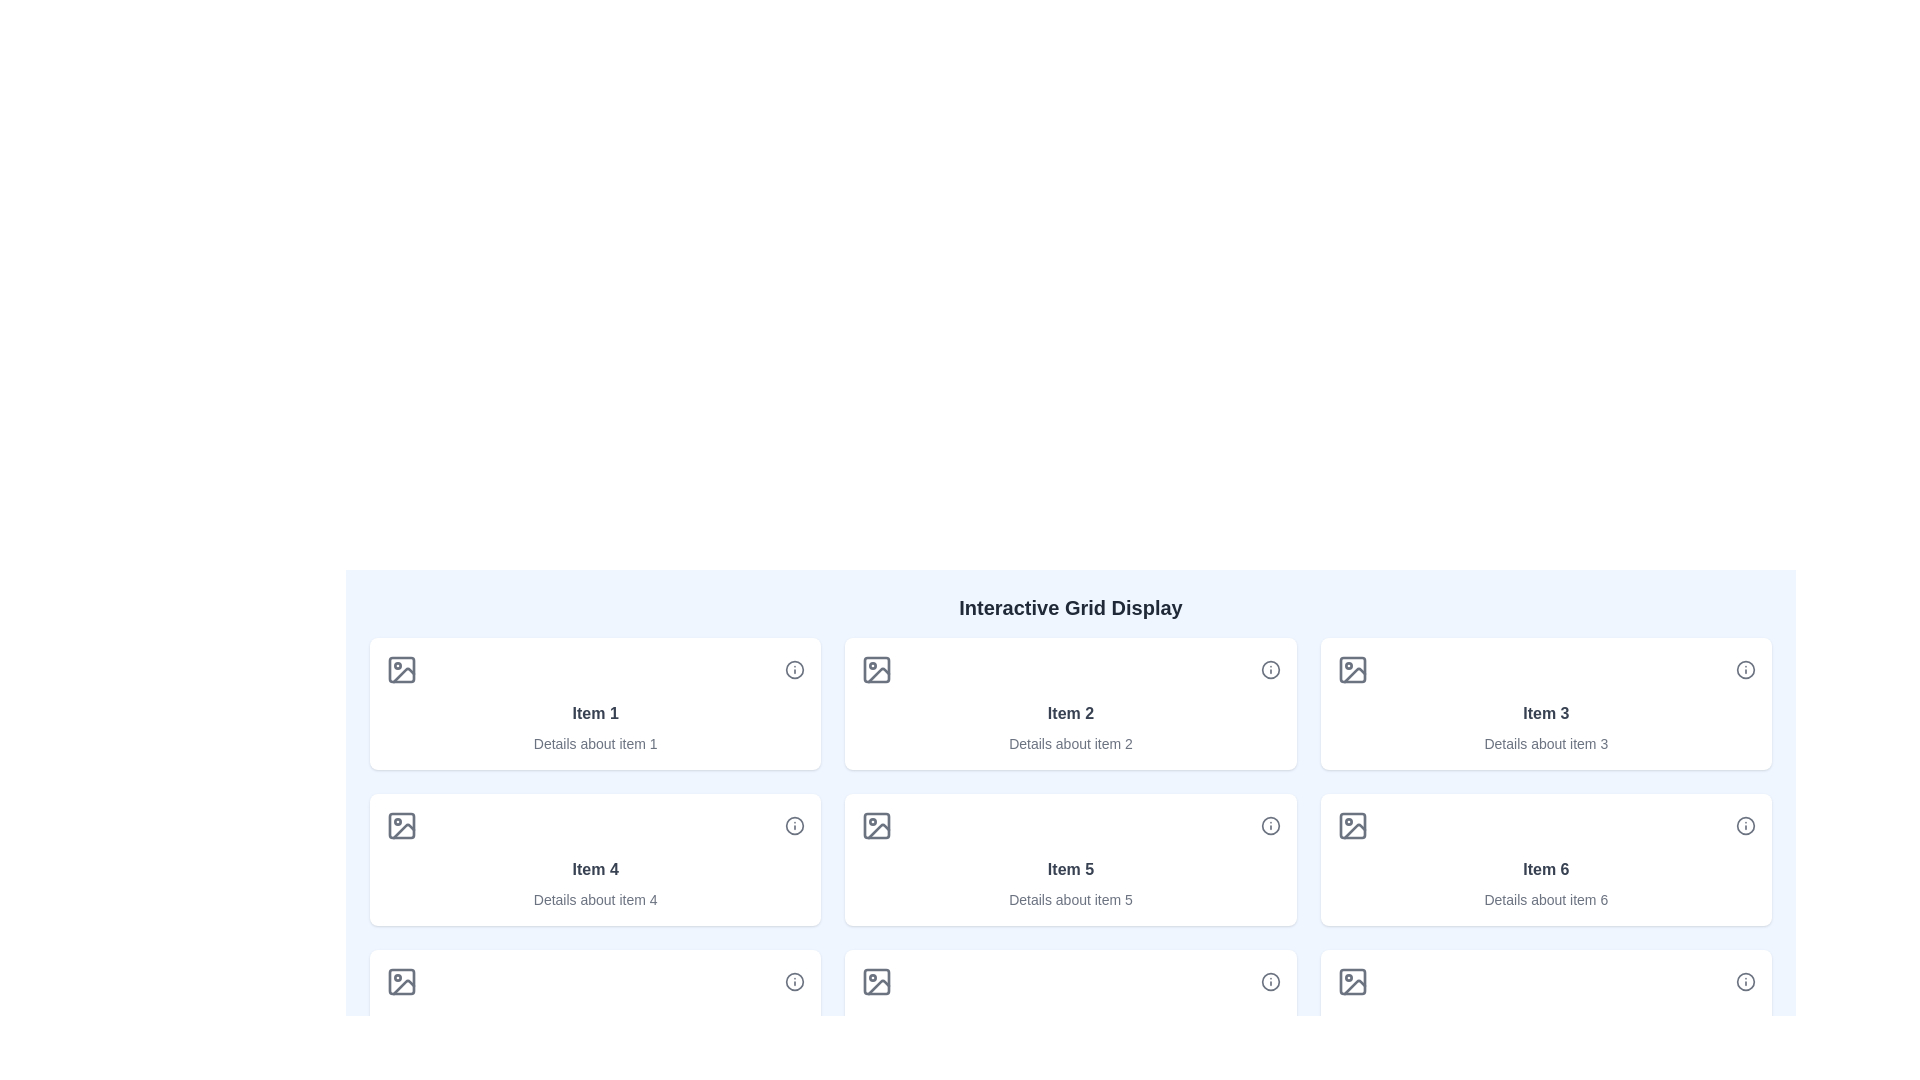  What do you see at coordinates (879, 986) in the screenshot?
I see `the error or empty state SVG icon located in the bottom row and middle column of the interactive grid to interact with its associated functionality` at bounding box center [879, 986].